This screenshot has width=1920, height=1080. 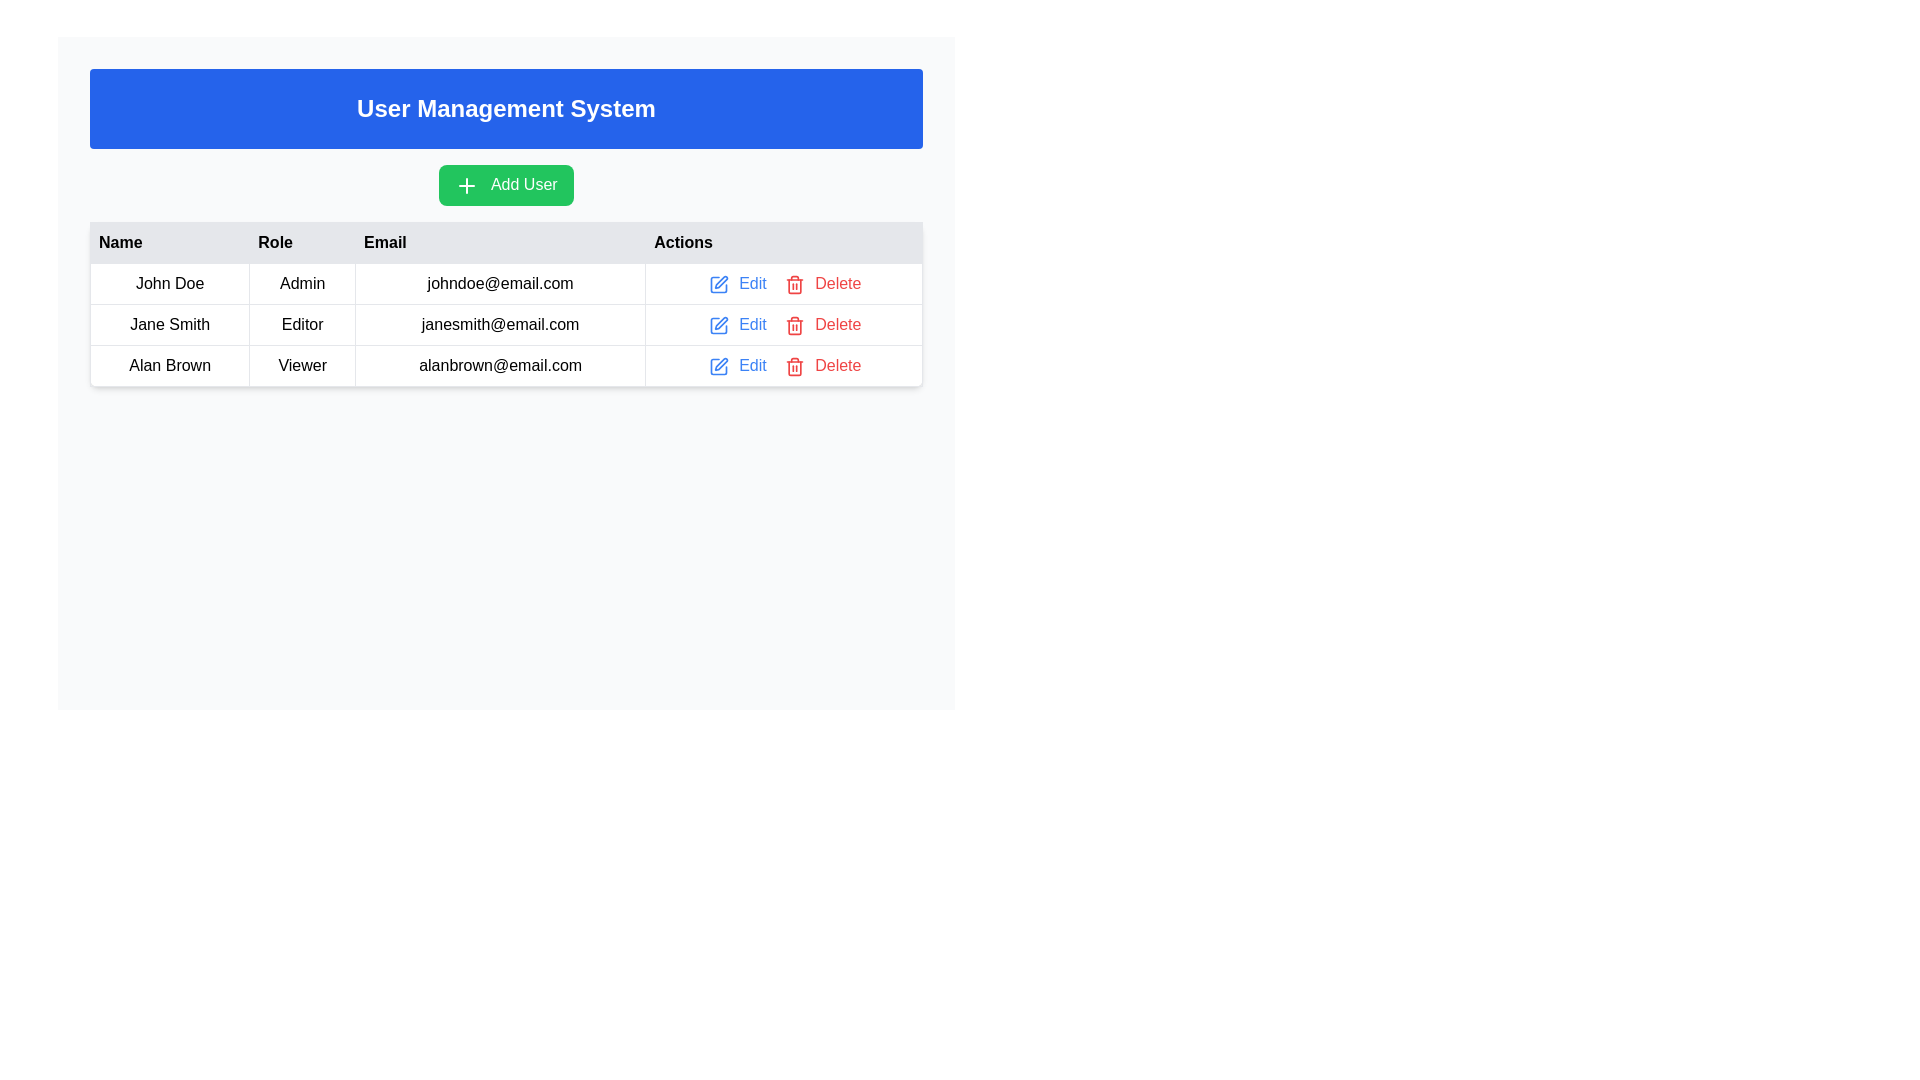 What do you see at coordinates (506, 185) in the screenshot?
I see `the prominent green button labeled 'Add User' located below the blue banner titled 'User Management System'` at bounding box center [506, 185].